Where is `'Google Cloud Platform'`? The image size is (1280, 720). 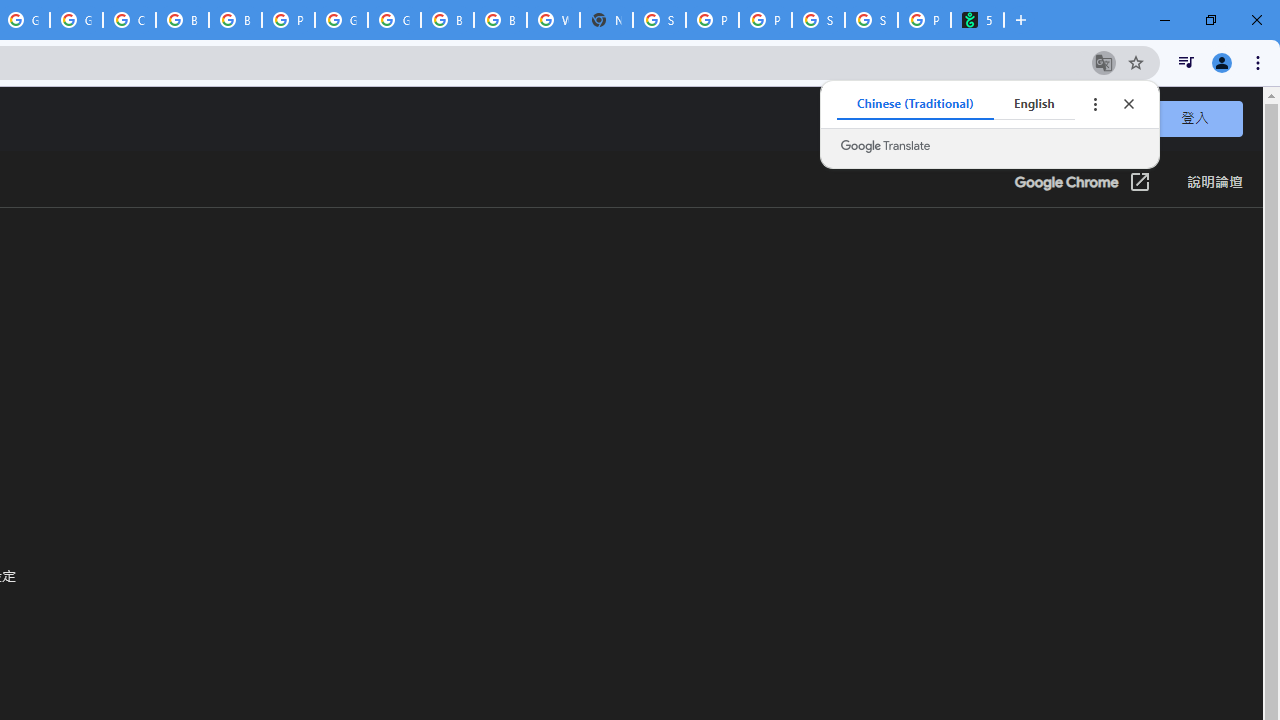
'Google Cloud Platform' is located at coordinates (341, 20).